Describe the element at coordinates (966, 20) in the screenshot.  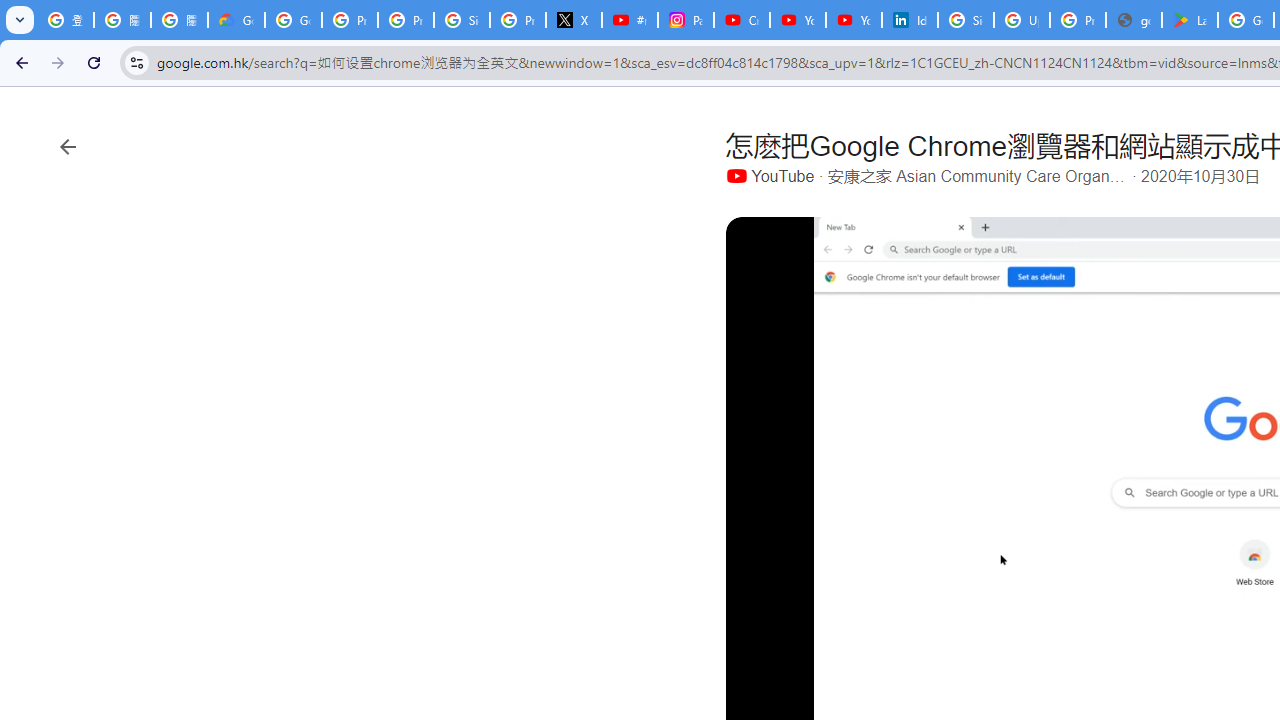
I see `'Sign in - Google Accounts'` at that location.